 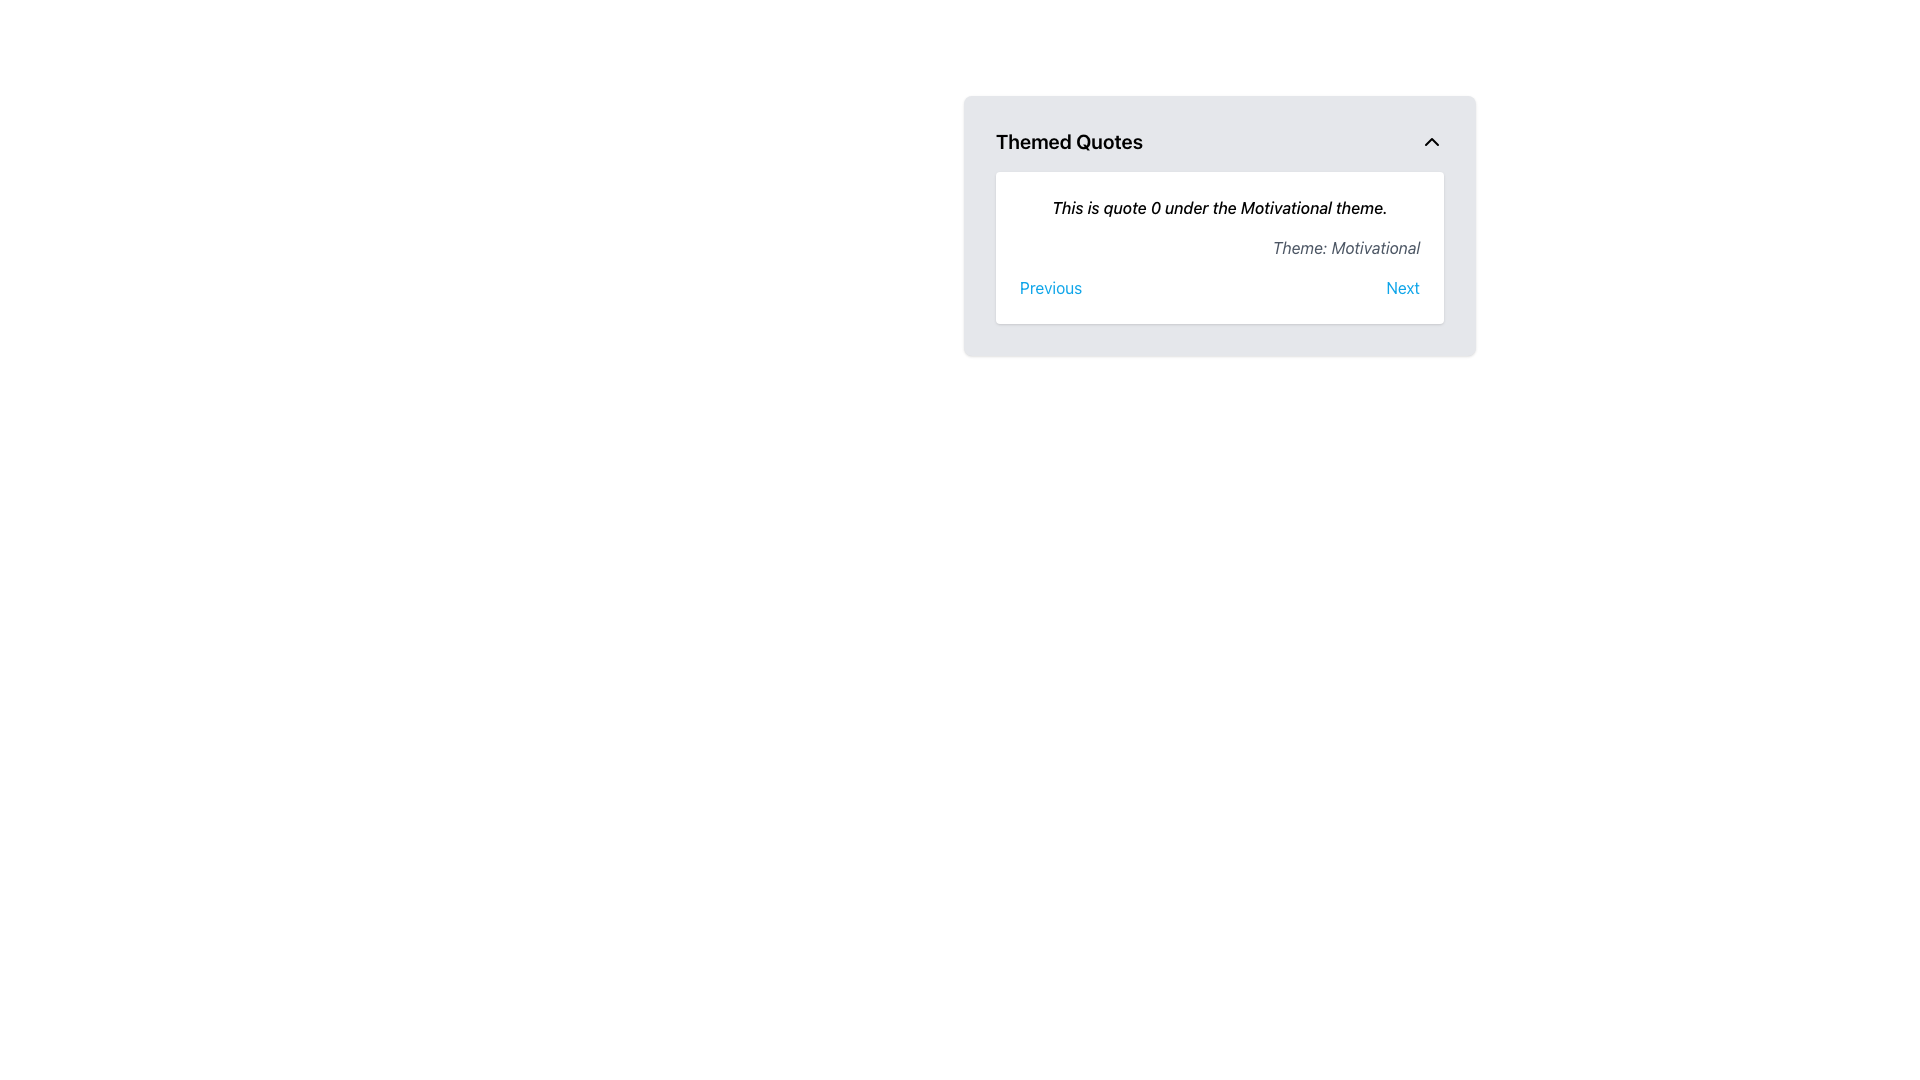 I want to click on the Header text located at the top left of the card, indicating the subject matter of the content below, so click(x=1068, y=141).